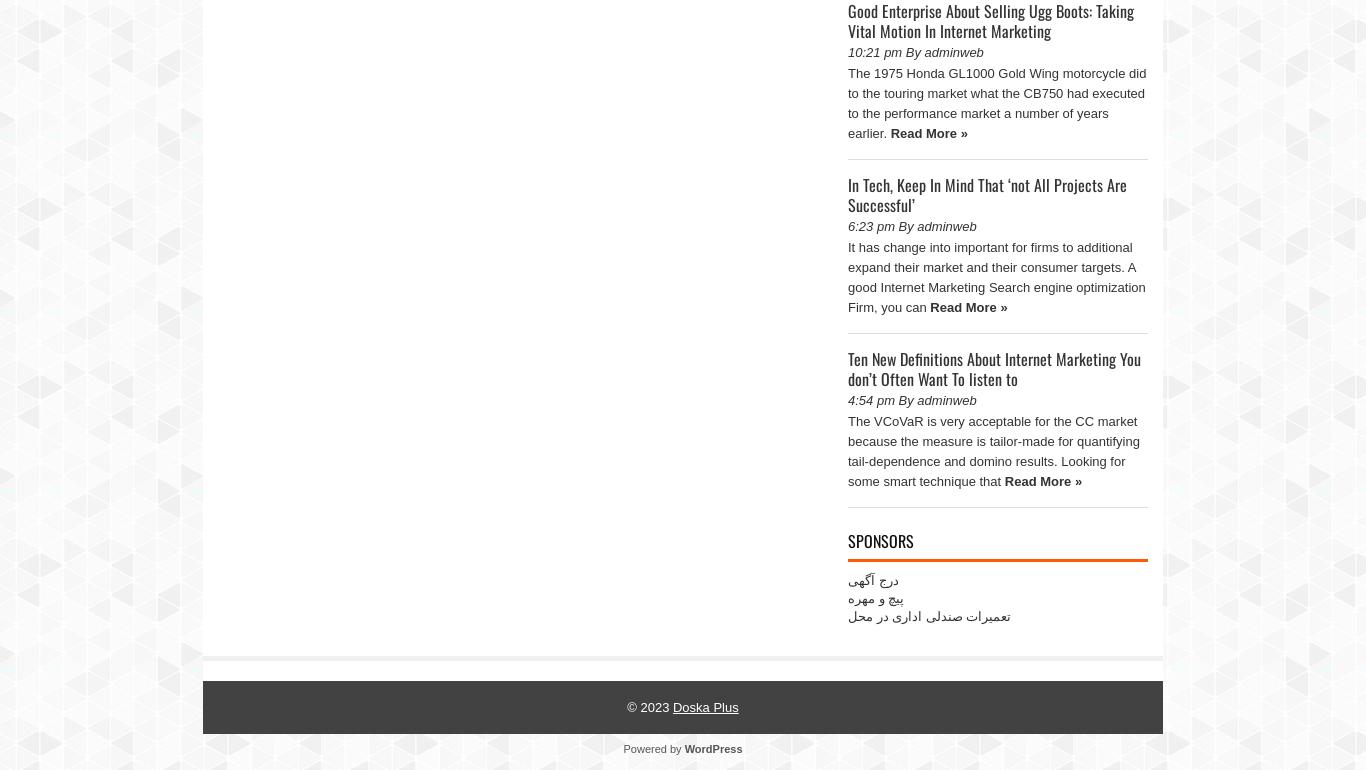 The image size is (1366, 770). I want to click on '4:54 pm By adminweb', so click(911, 400).